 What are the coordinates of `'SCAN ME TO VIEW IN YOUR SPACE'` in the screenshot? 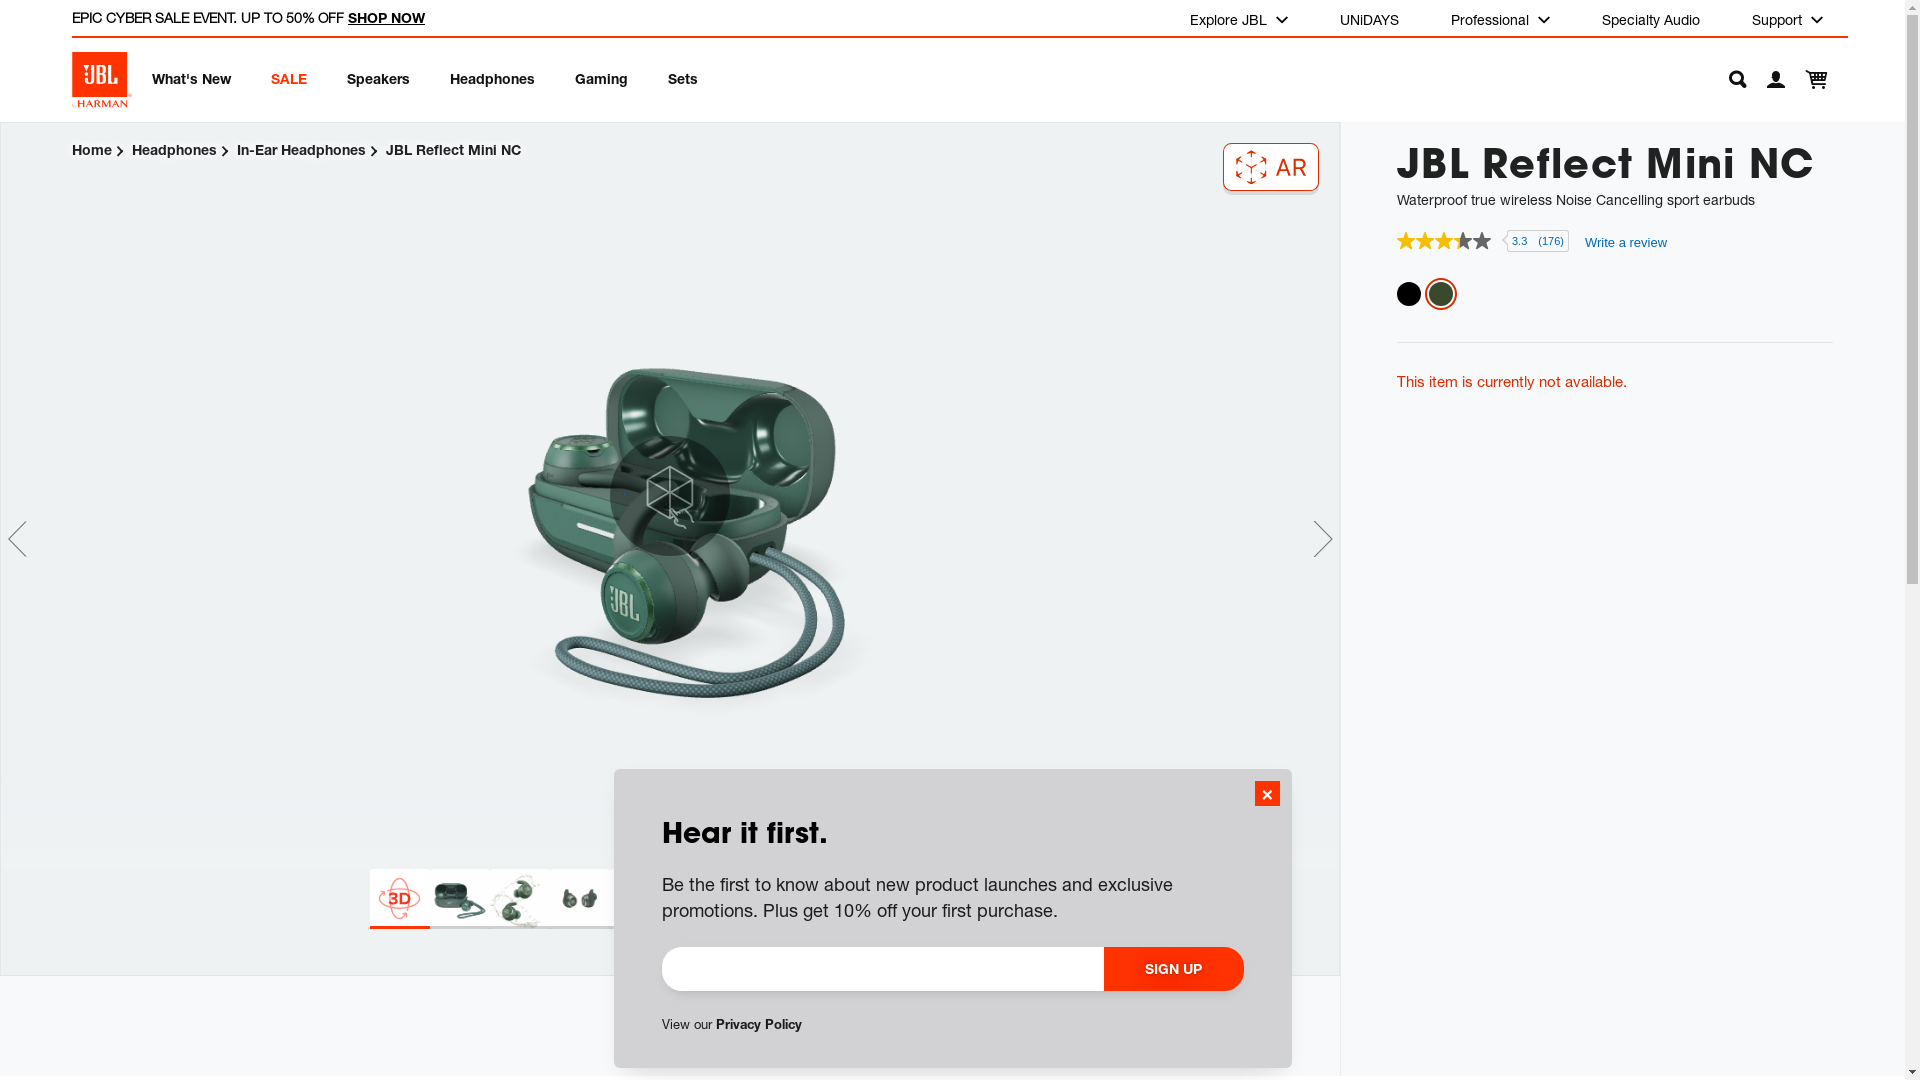 It's located at (1270, 165).